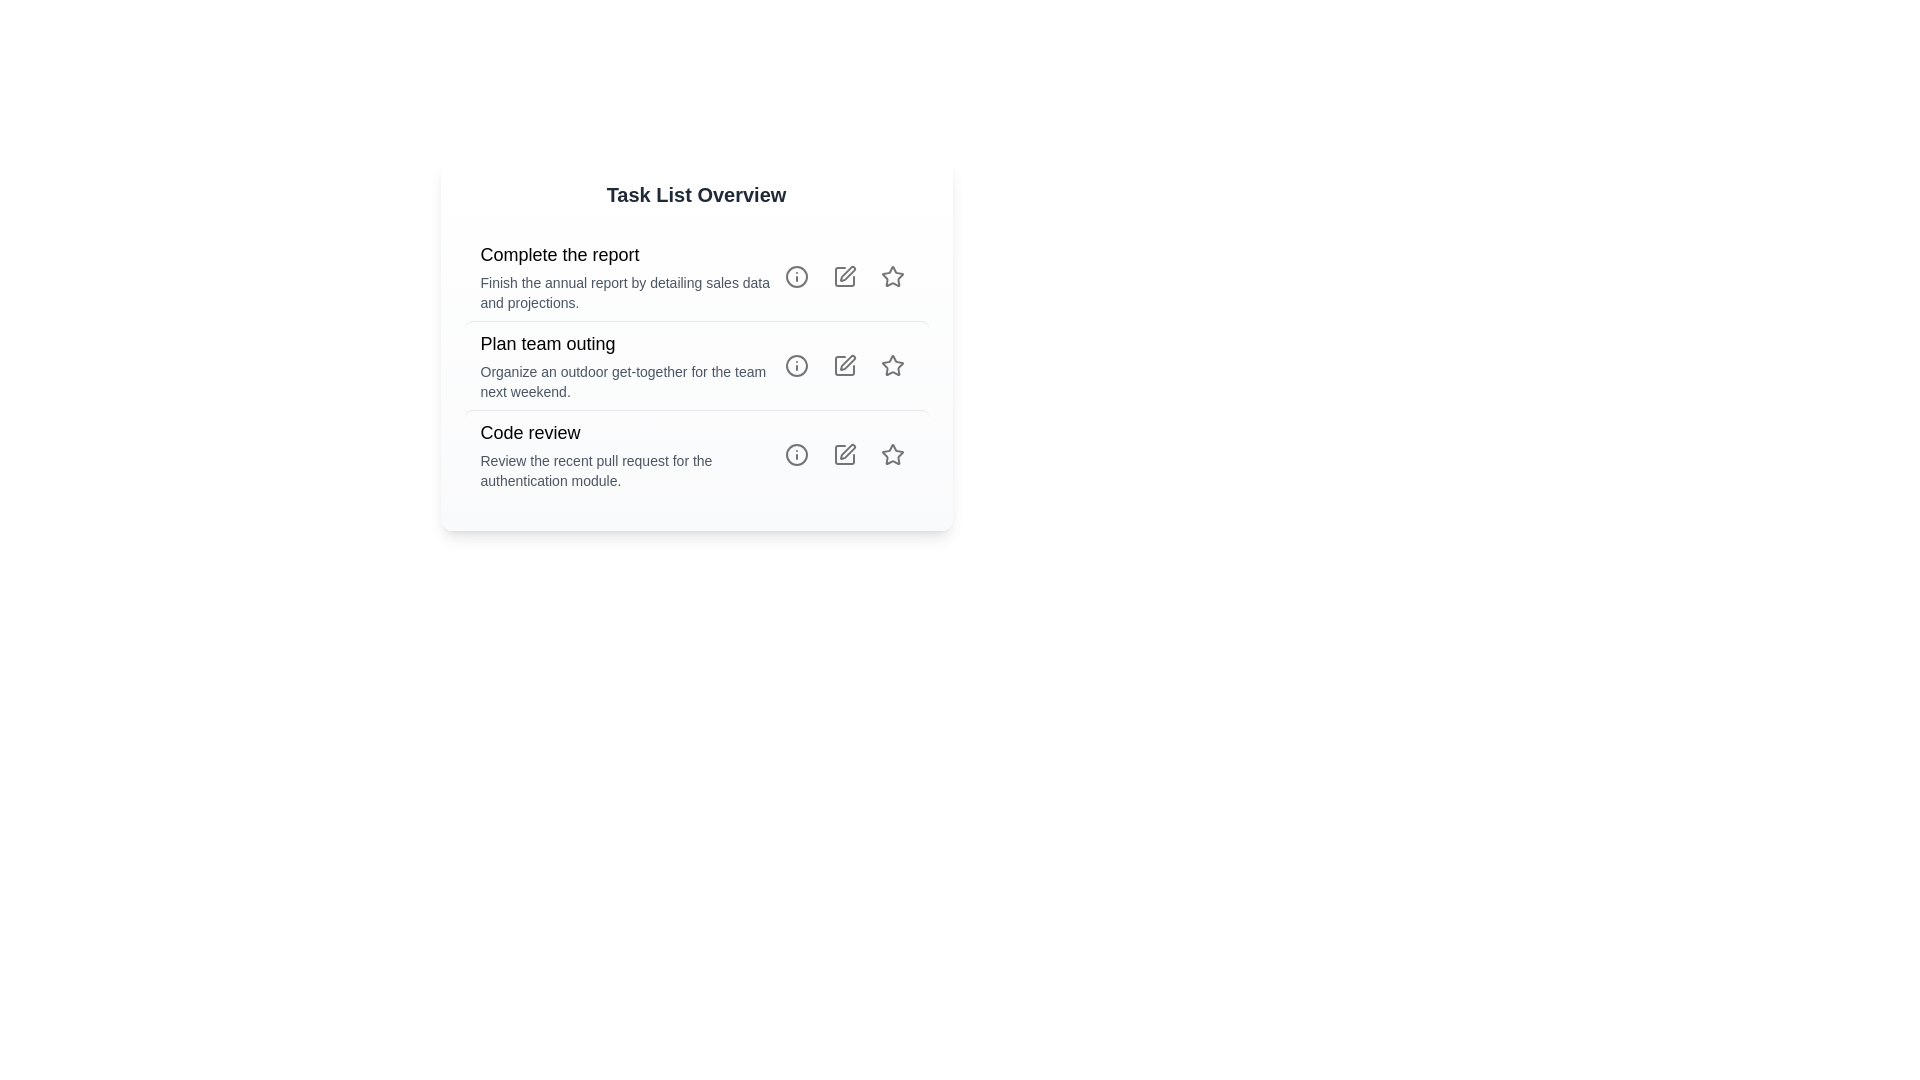 This screenshot has height=1080, width=1920. What do you see at coordinates (891, 277) in the screenshot?
I see `the favorite button for the task 'Complete the report'` at bounding box center [891, 277].